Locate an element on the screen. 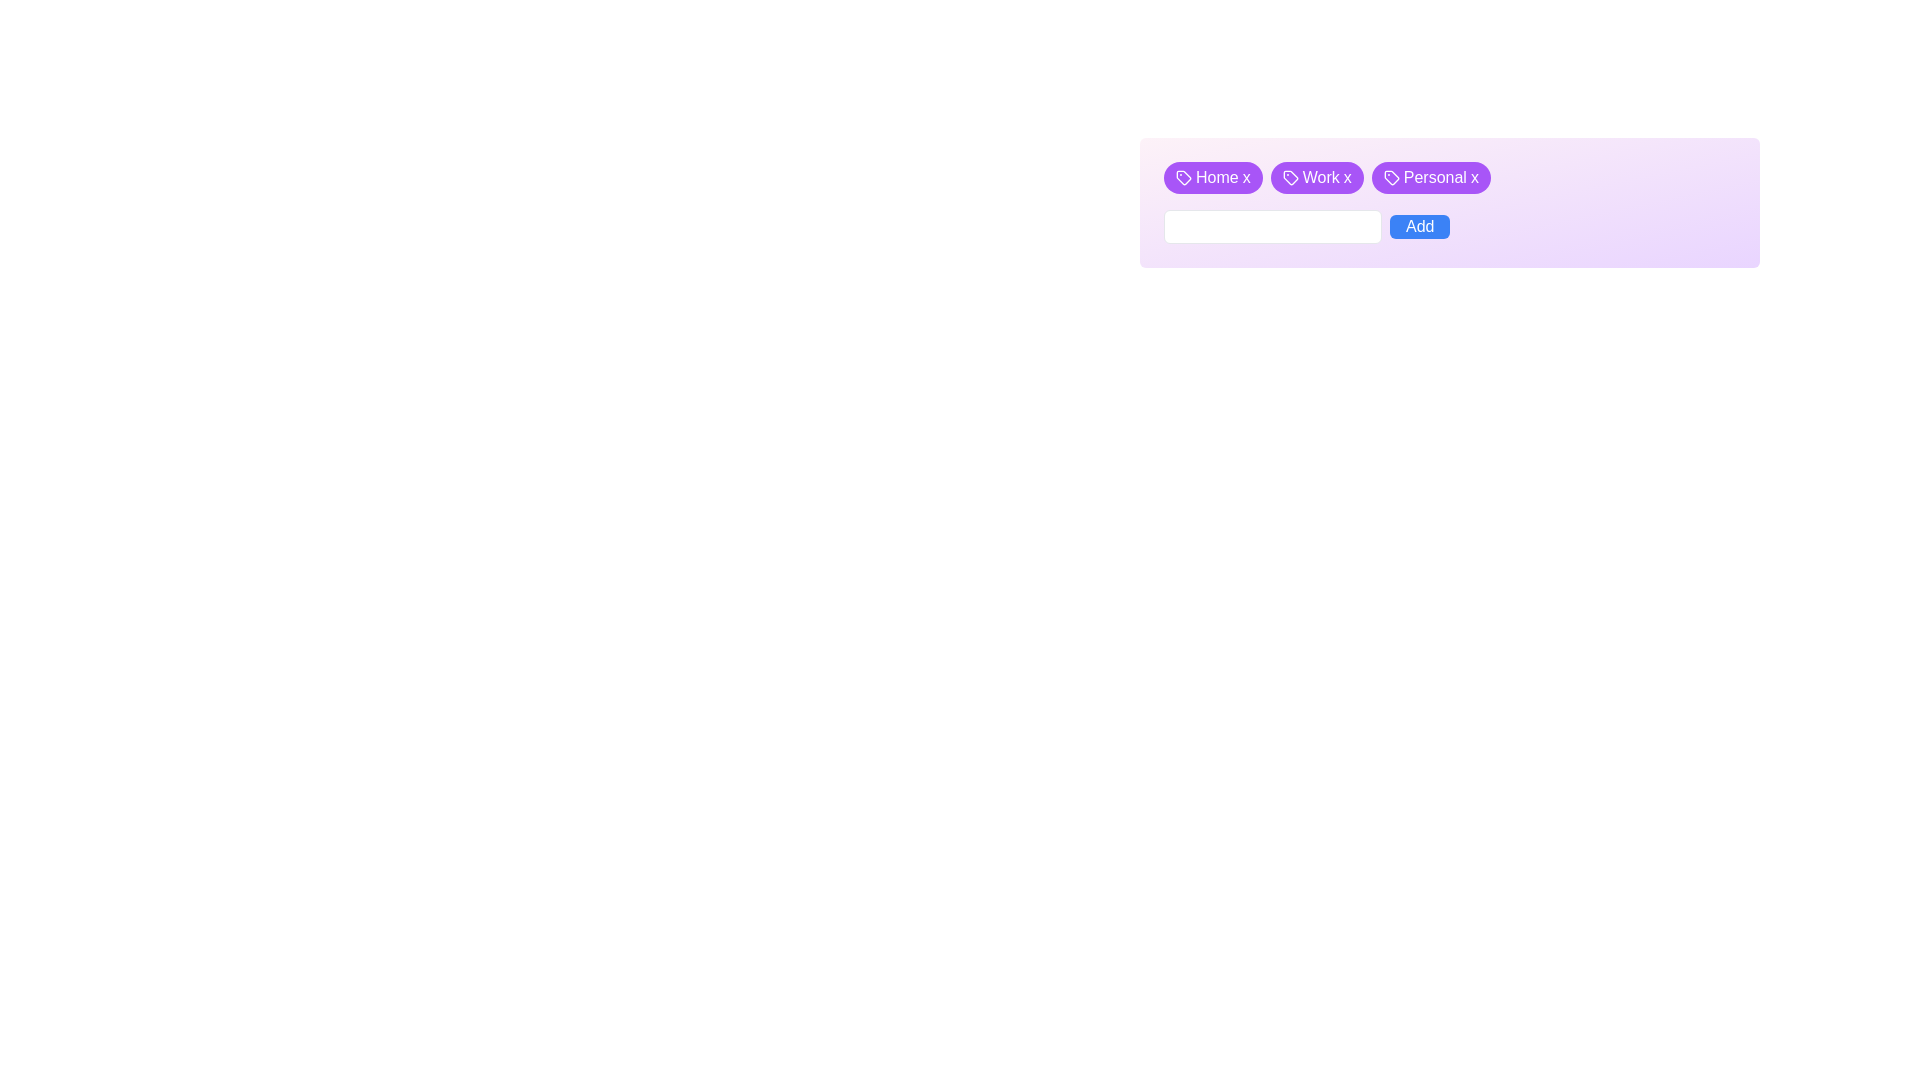 Image resolution: width=1920 pixels, height=1080 pixels. the second pill-shaped tag labeled 'Work' with a purple background is located at coordinates (1317, 176).